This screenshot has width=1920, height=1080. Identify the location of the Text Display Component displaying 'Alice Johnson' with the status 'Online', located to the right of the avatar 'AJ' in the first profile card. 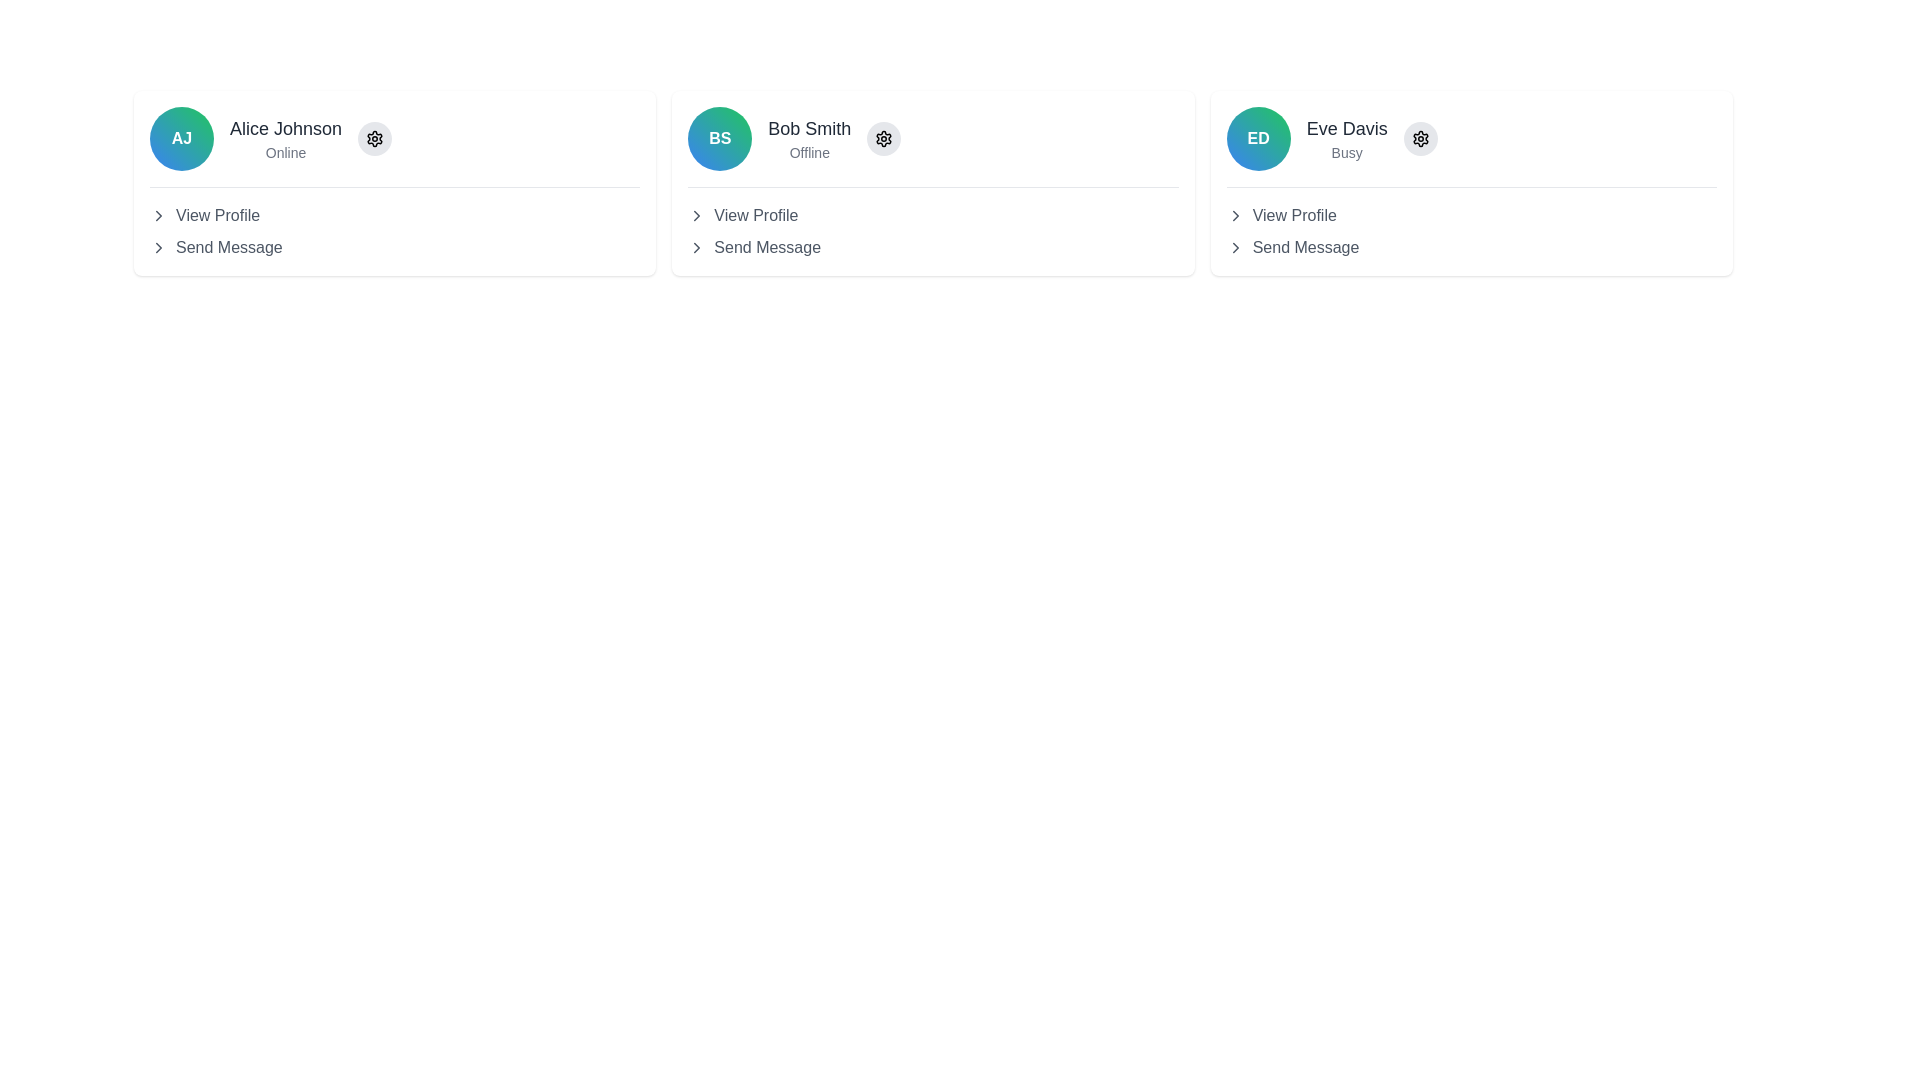
(285, 137).